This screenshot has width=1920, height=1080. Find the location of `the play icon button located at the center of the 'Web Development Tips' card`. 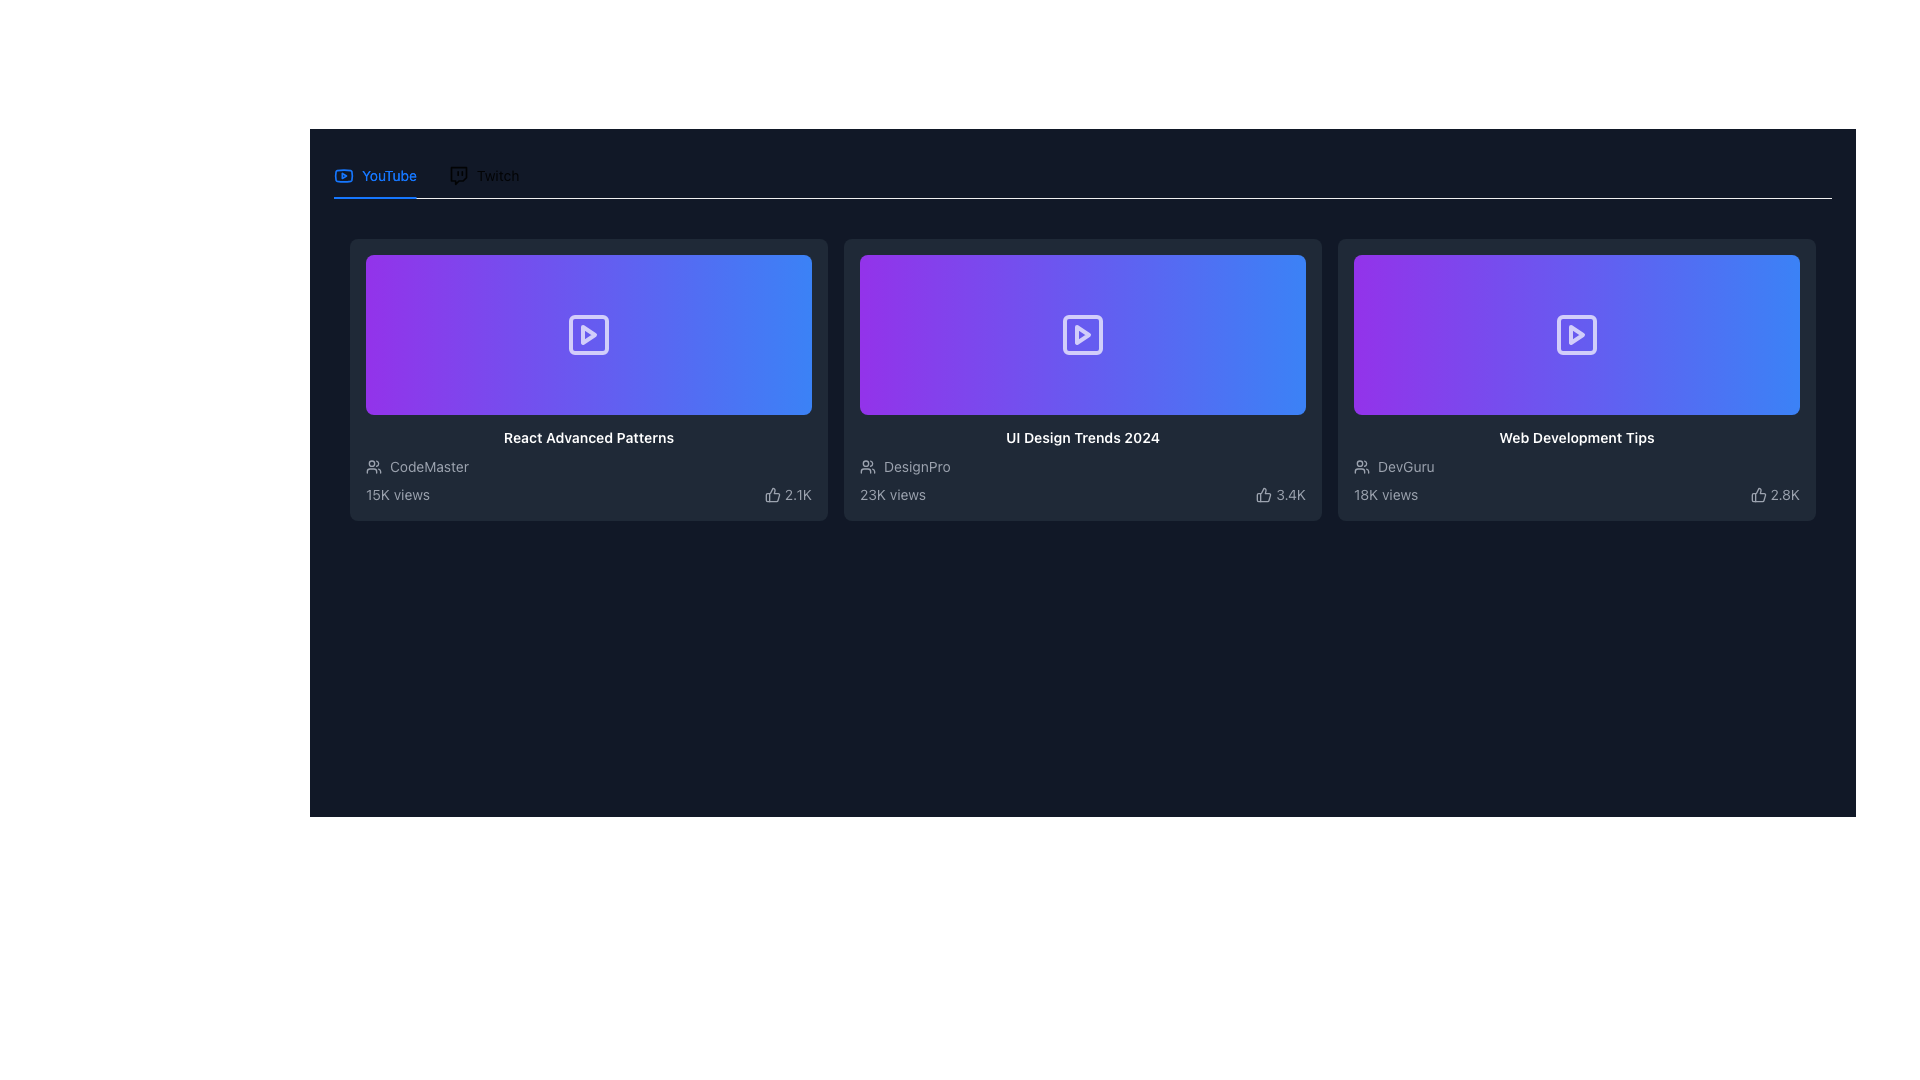

the play icon button located at the center of the 'Web Development Tips' card is located at coordinates (1576, 334).